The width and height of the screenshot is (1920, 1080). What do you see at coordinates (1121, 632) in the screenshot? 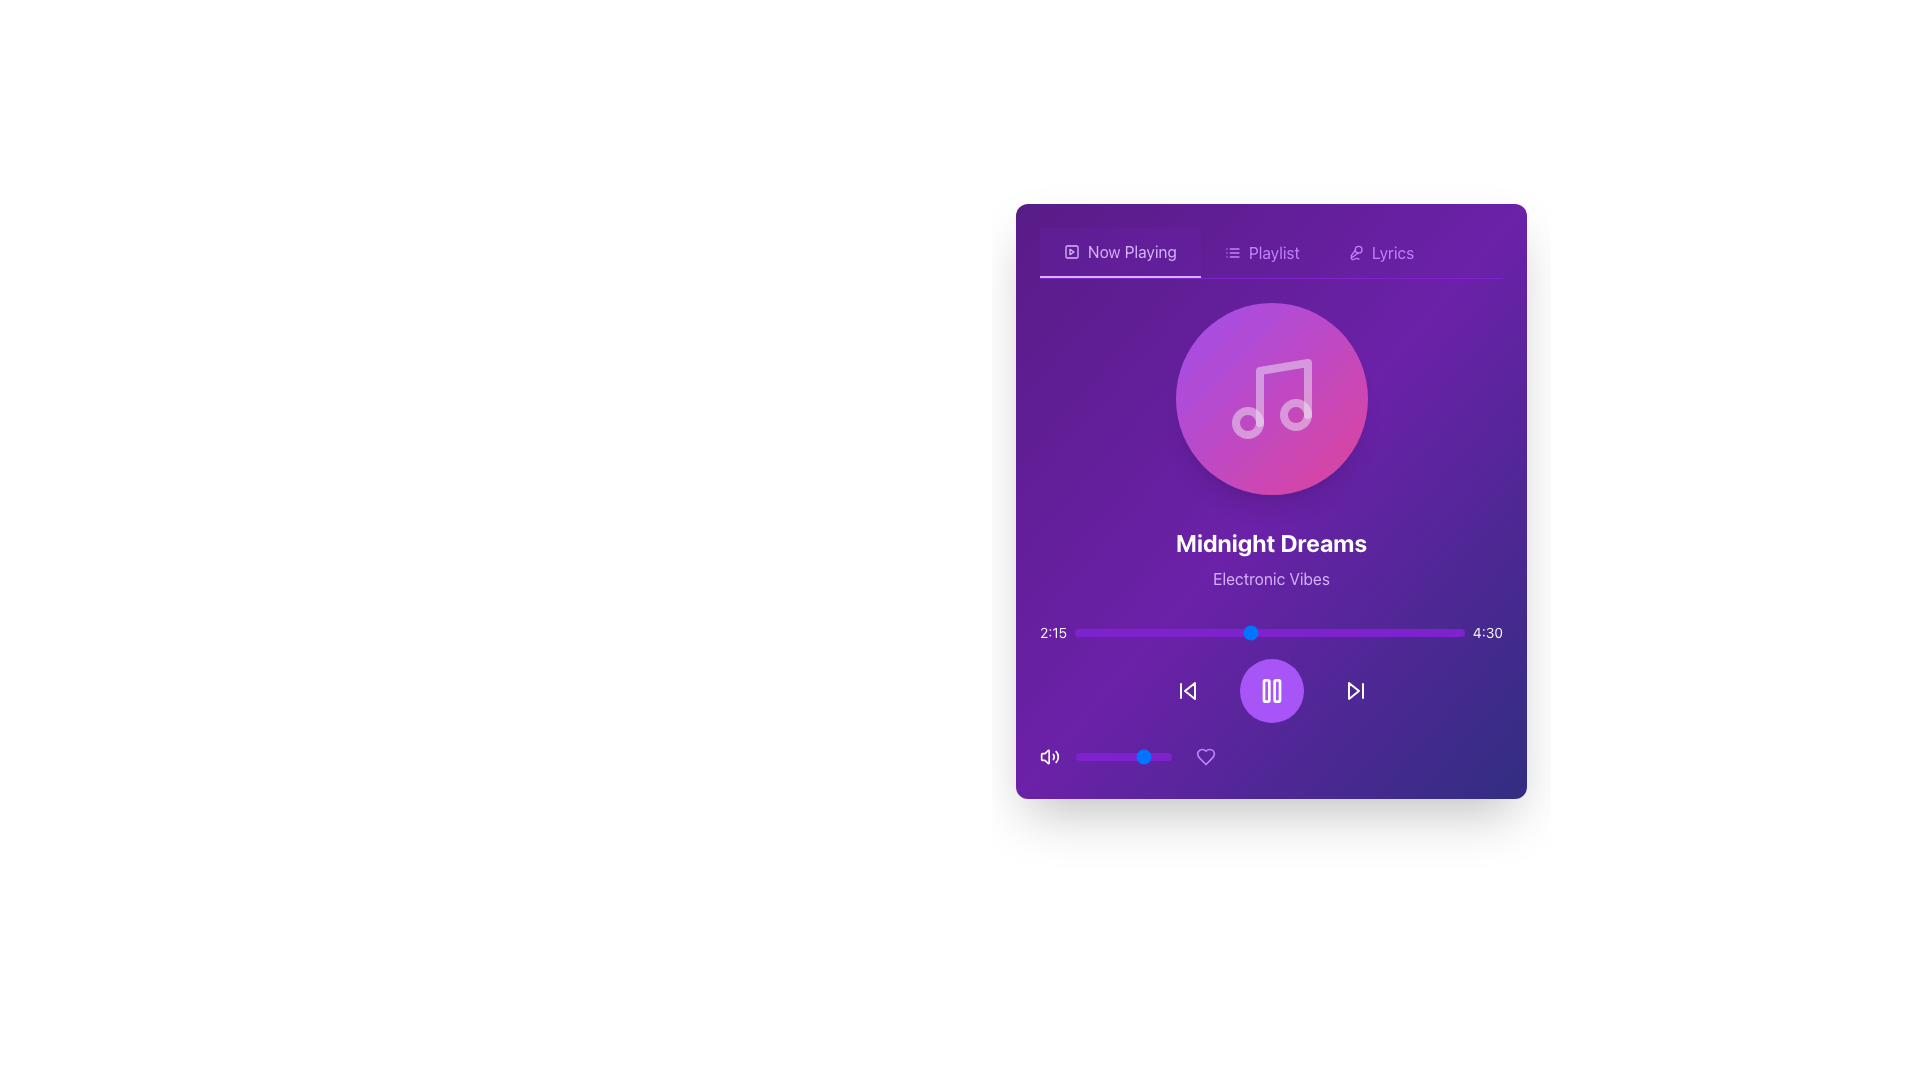
I see `progress` at bounding box center [1121, 632].